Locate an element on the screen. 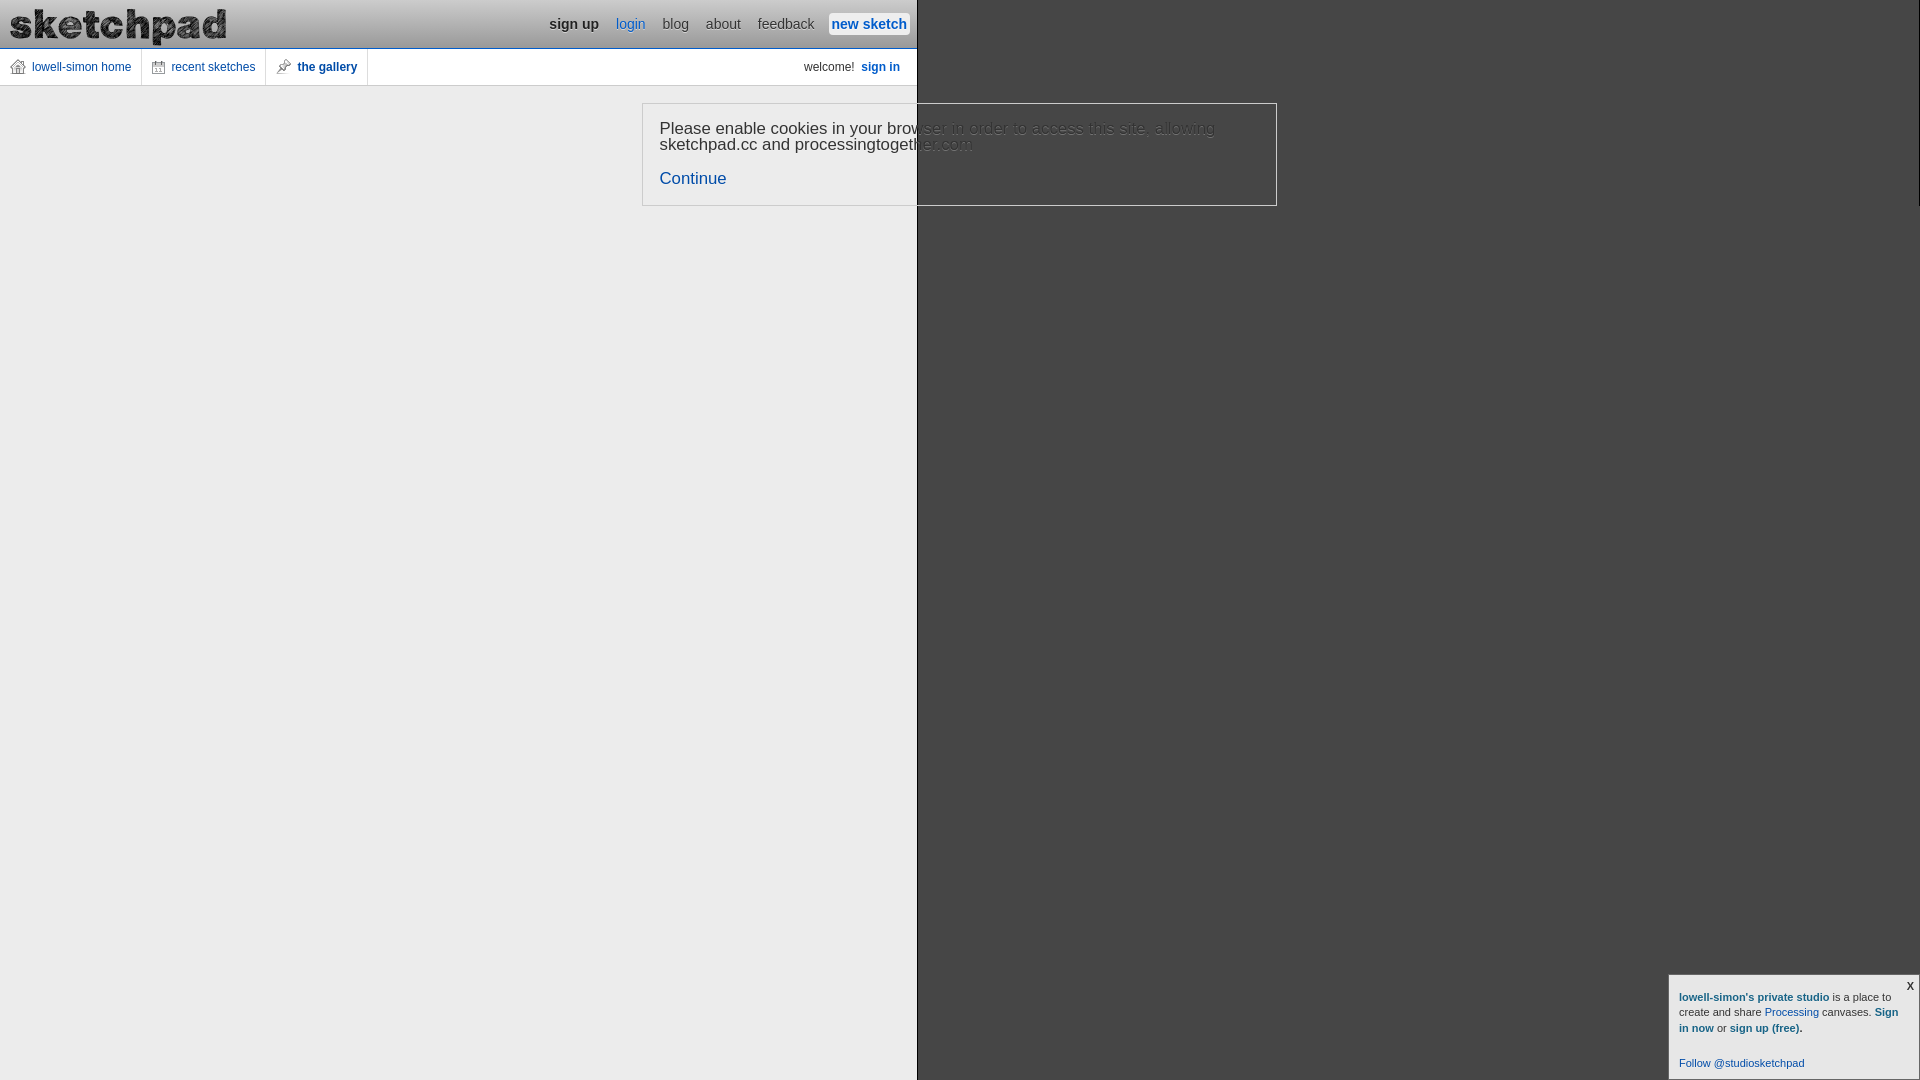 This screenshot has width=1920, height=1080. 'Sign in now' is located at coordinates (1789, 1019).